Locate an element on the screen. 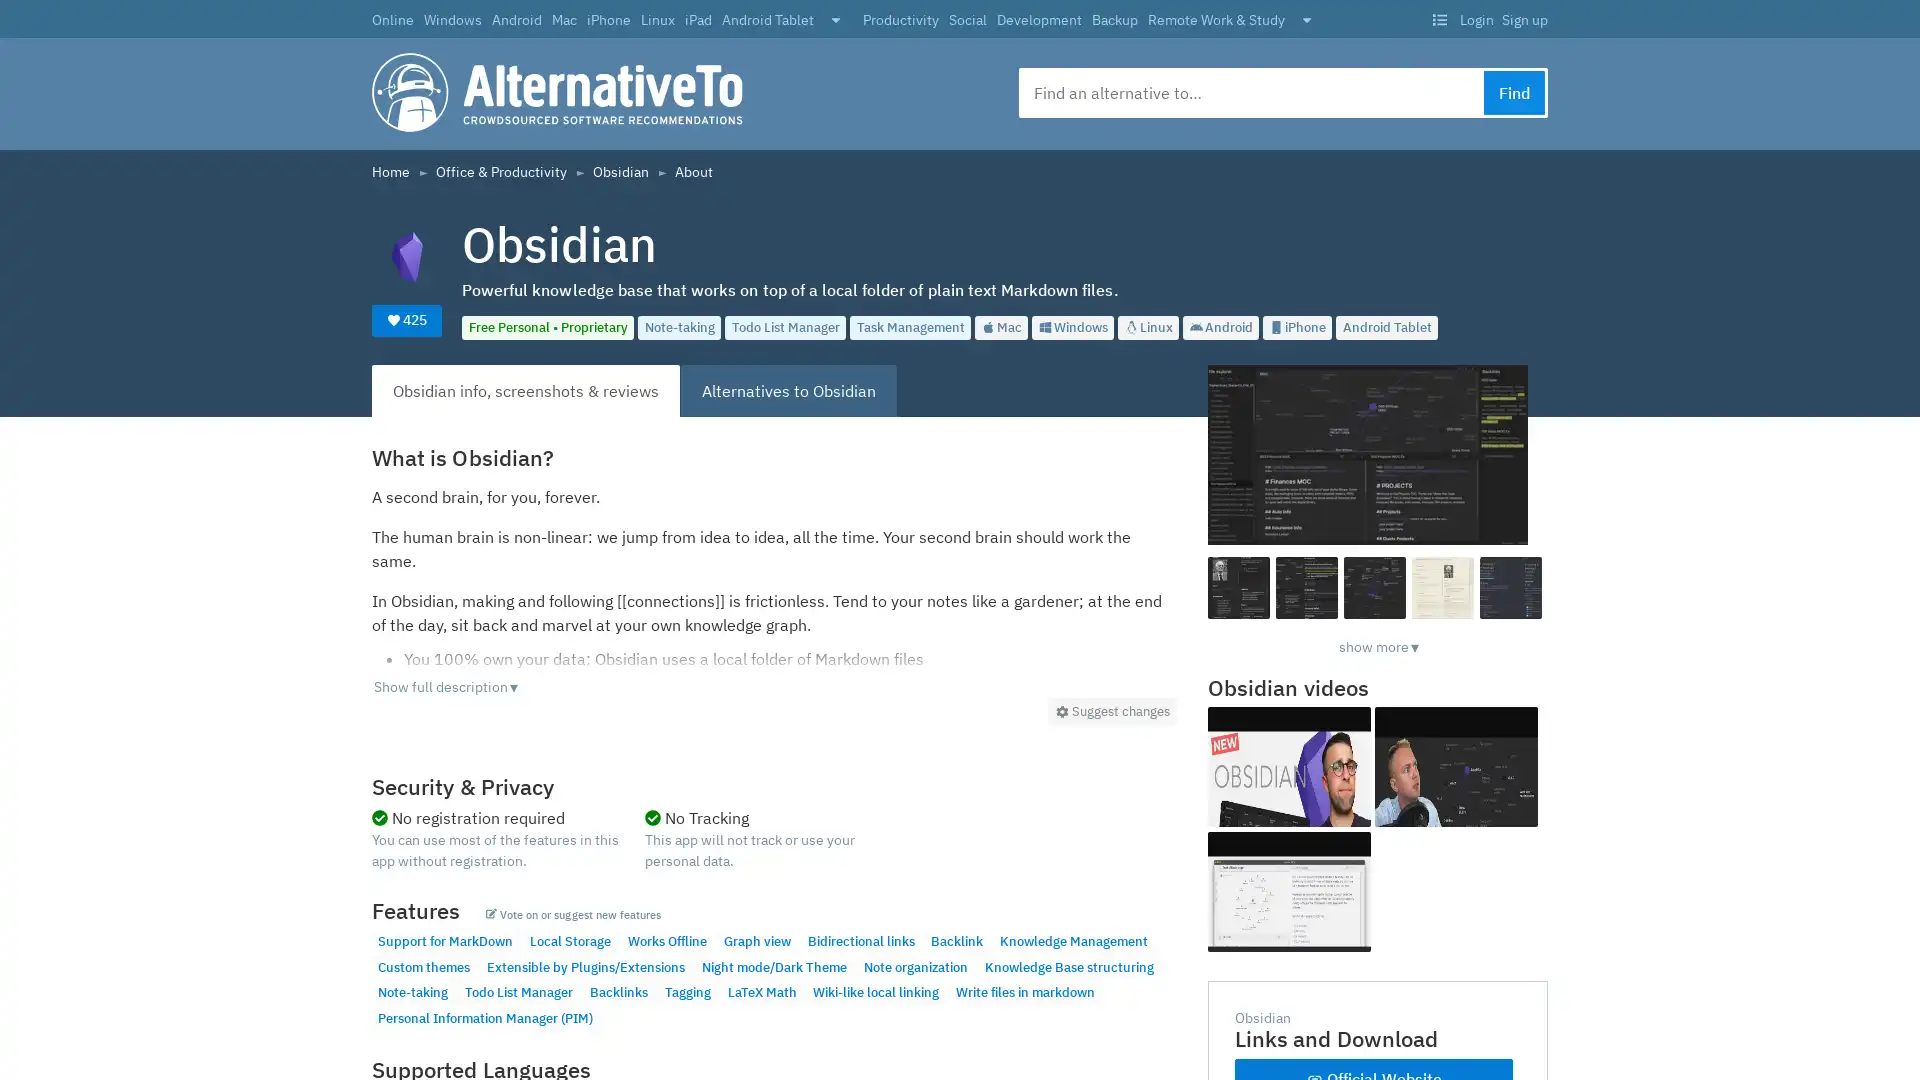 Image resolution: width=1920 pixels, height=1080 pixels. 425 is located at coordinates (406, 319).